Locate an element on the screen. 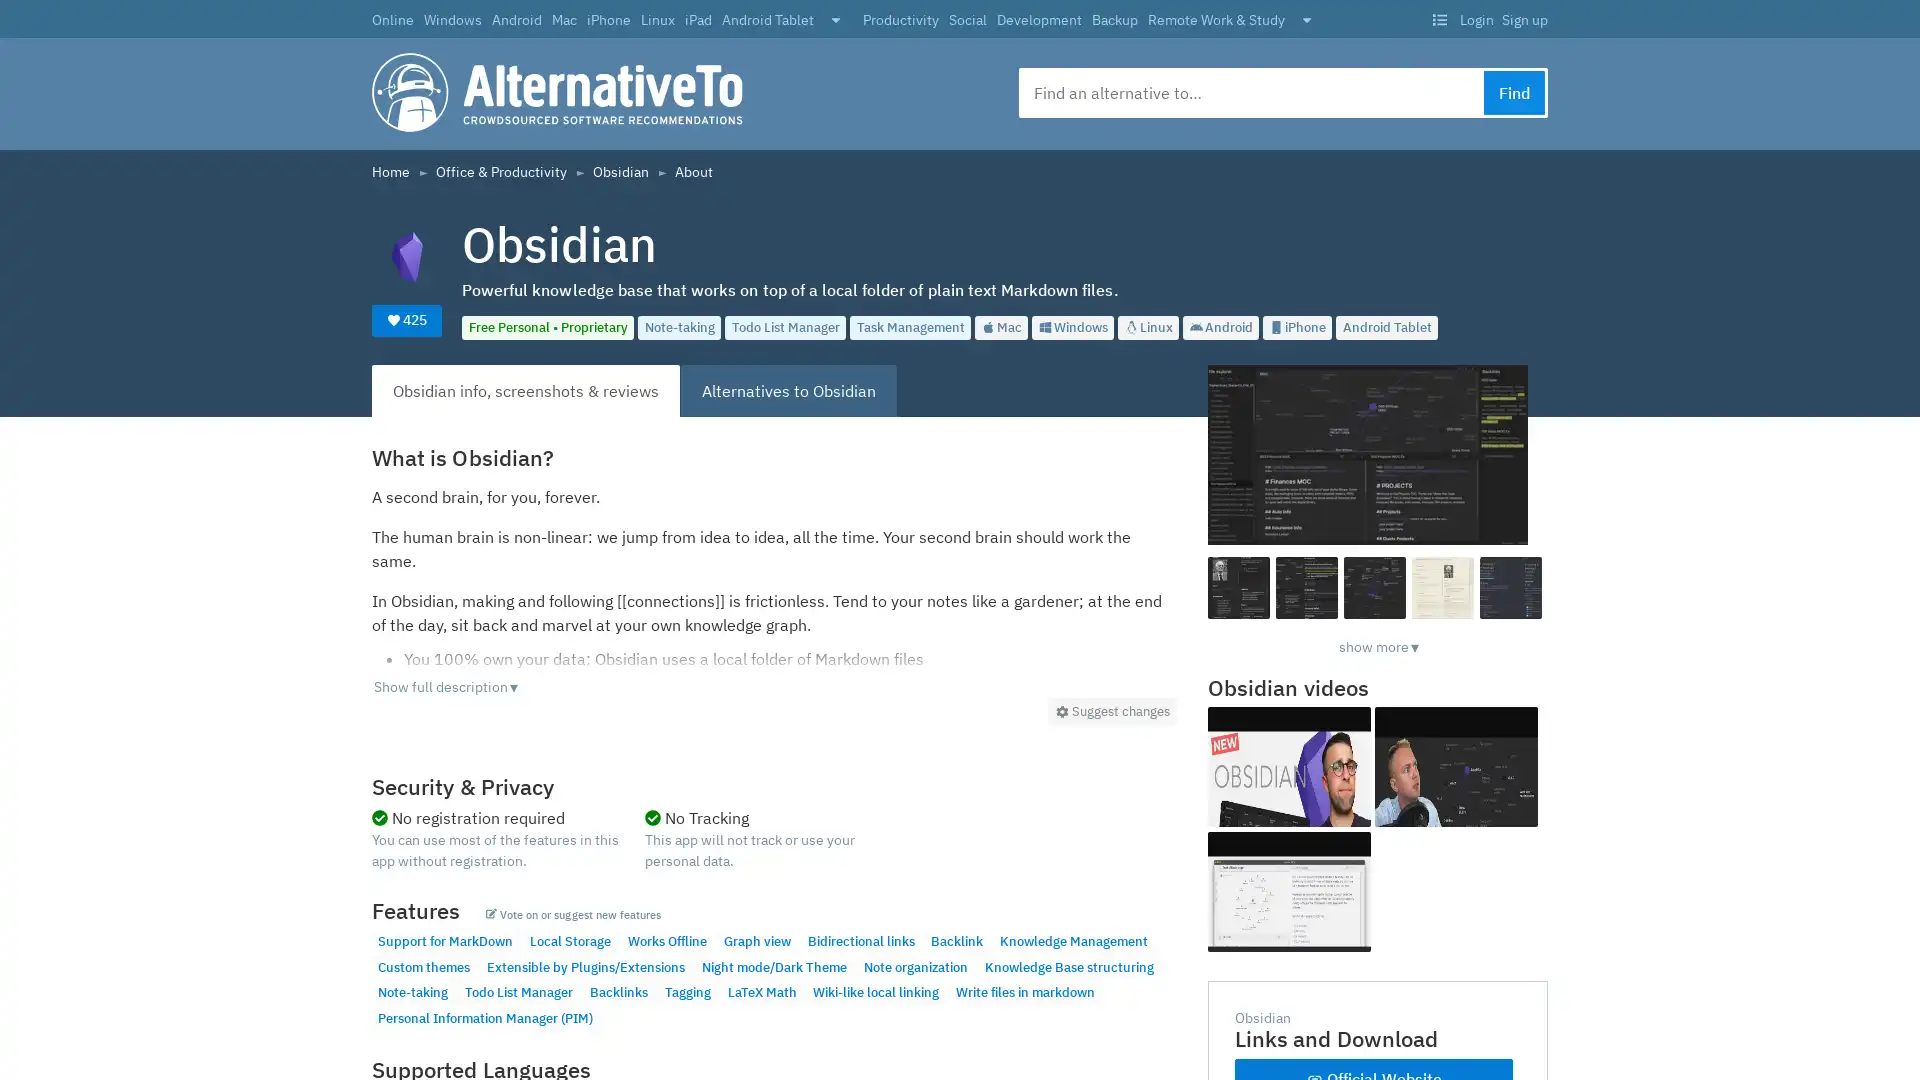 Image resolution: width=1920 pixels, height=1080 pixels. 425 is located at coordinates (406, 319).